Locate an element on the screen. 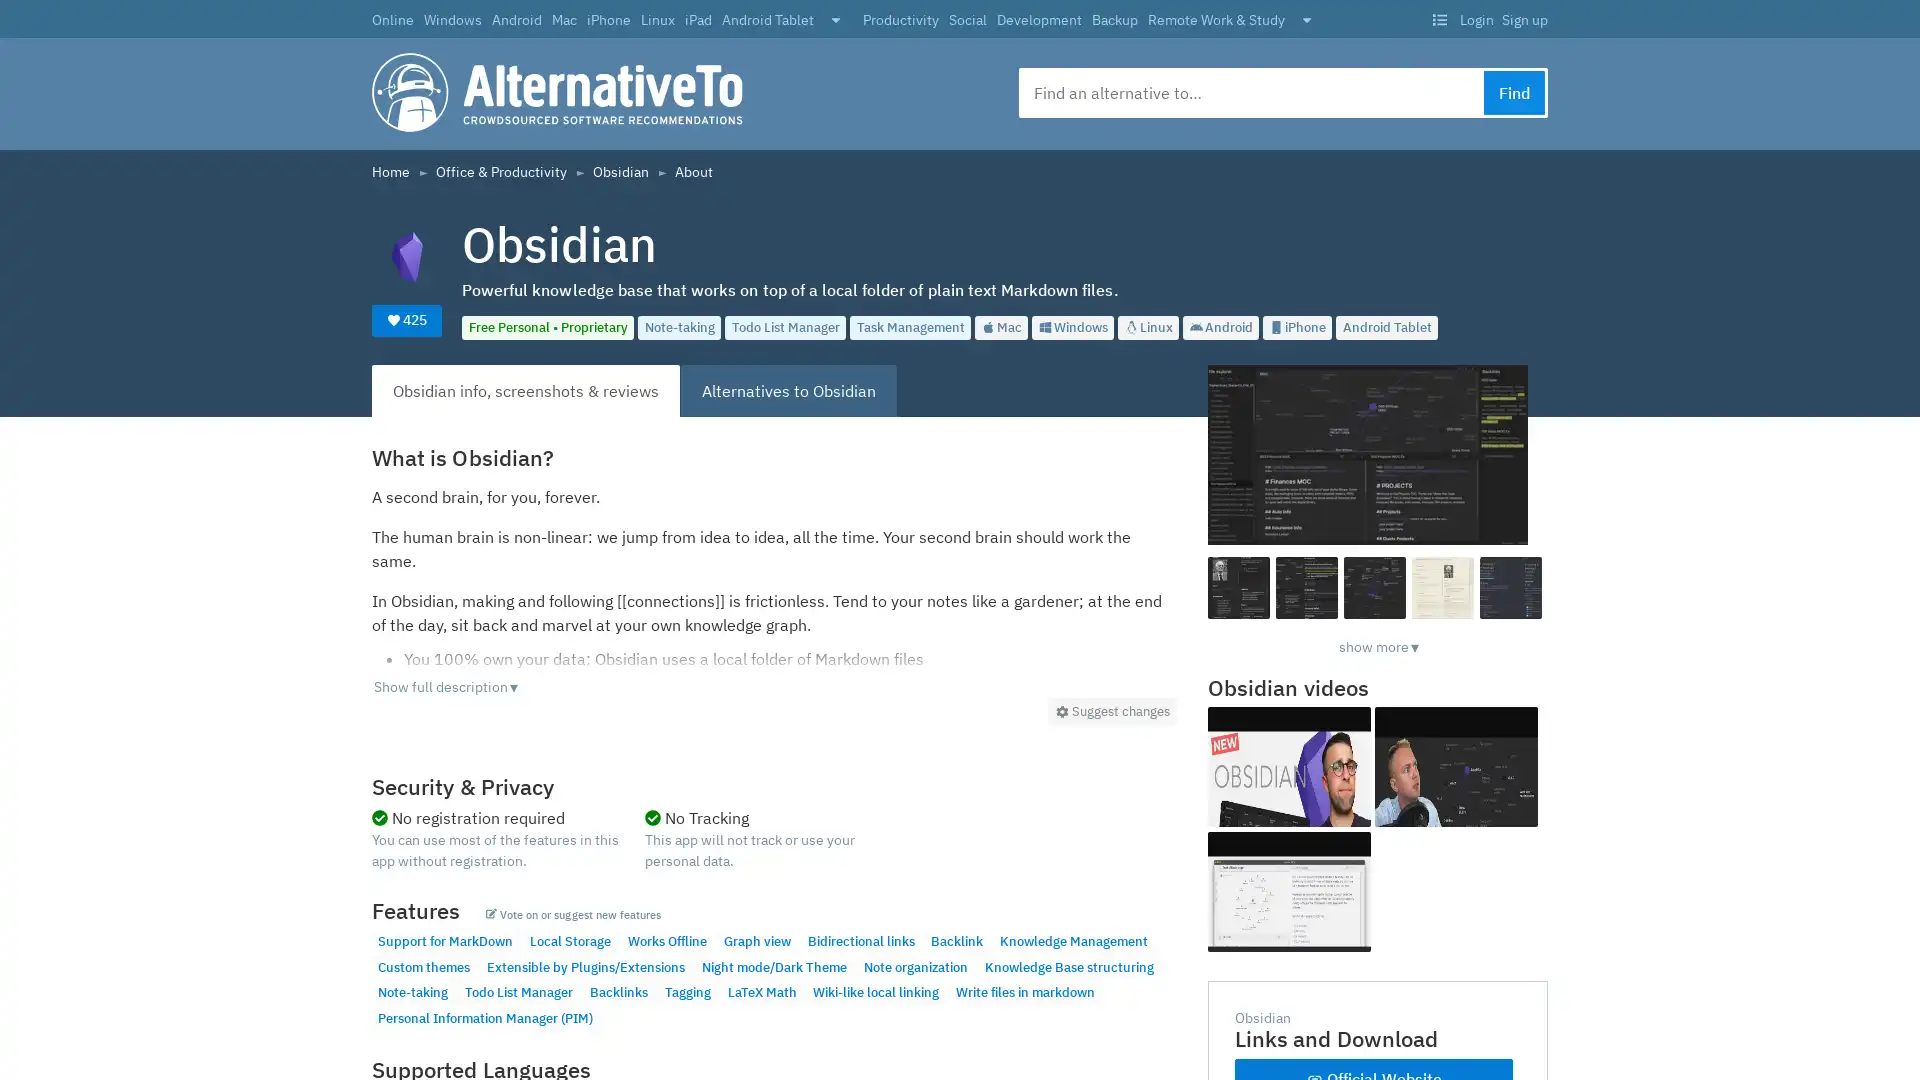 Image resolution: width=1920 pixels, height=1080 pixels. 425 is located at coordinates (406, 319).